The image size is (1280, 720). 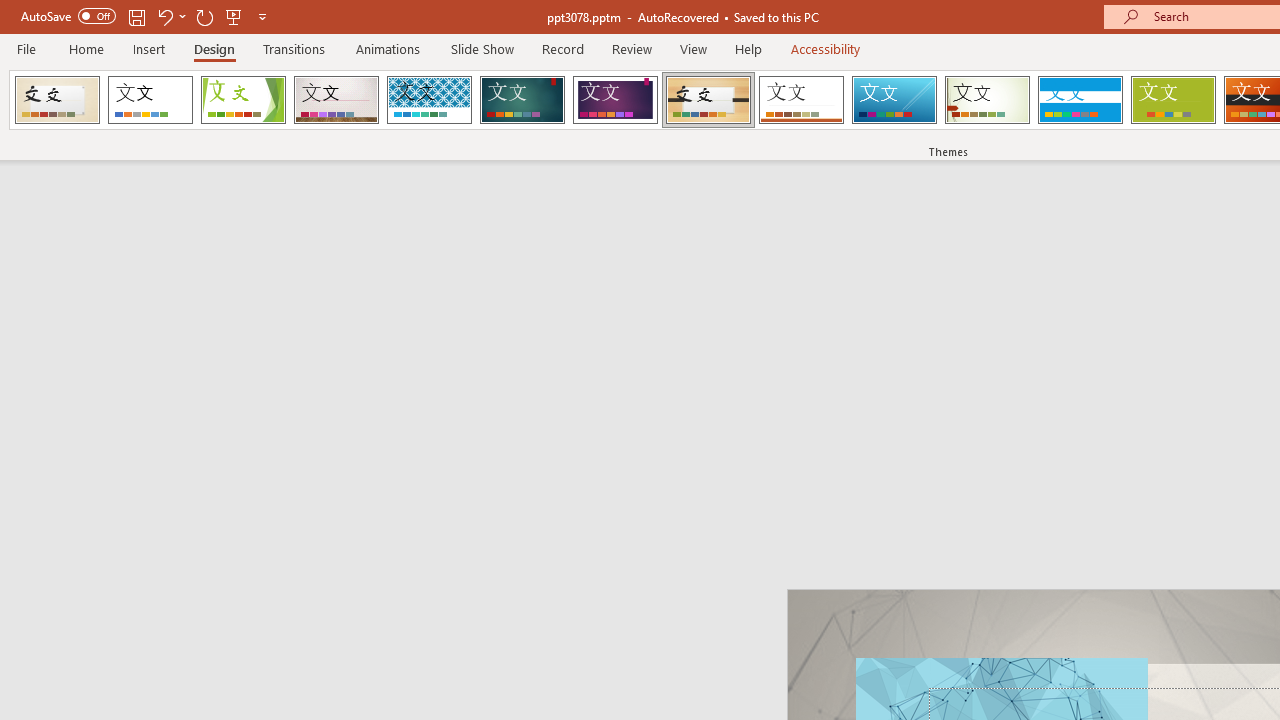 I want to click on 'Slice', so click(x=893, y=100).